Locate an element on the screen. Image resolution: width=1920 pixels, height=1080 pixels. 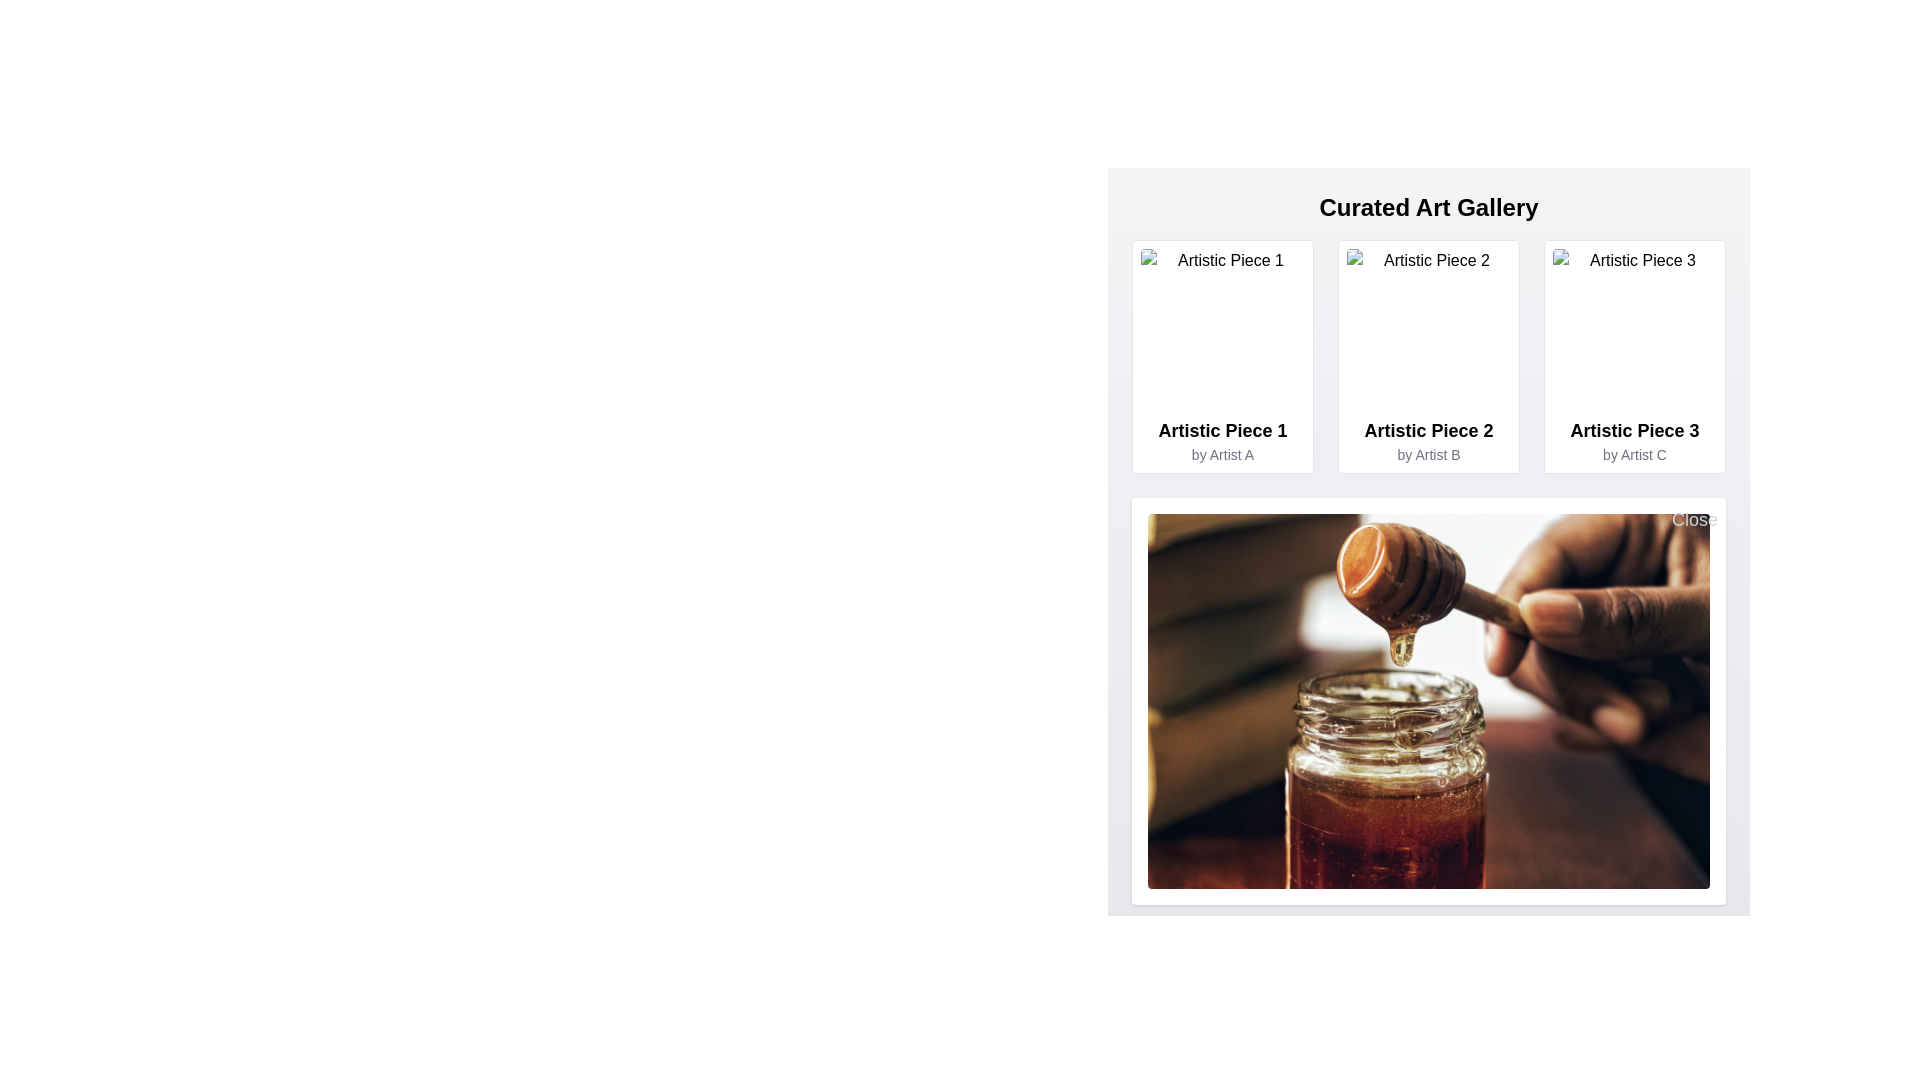
the image preview of the honey dipper dripping honey into a jar, located in the Curated Art Gallery section below the grid layout of artistic pieces is located at coordinates (1428, 688).